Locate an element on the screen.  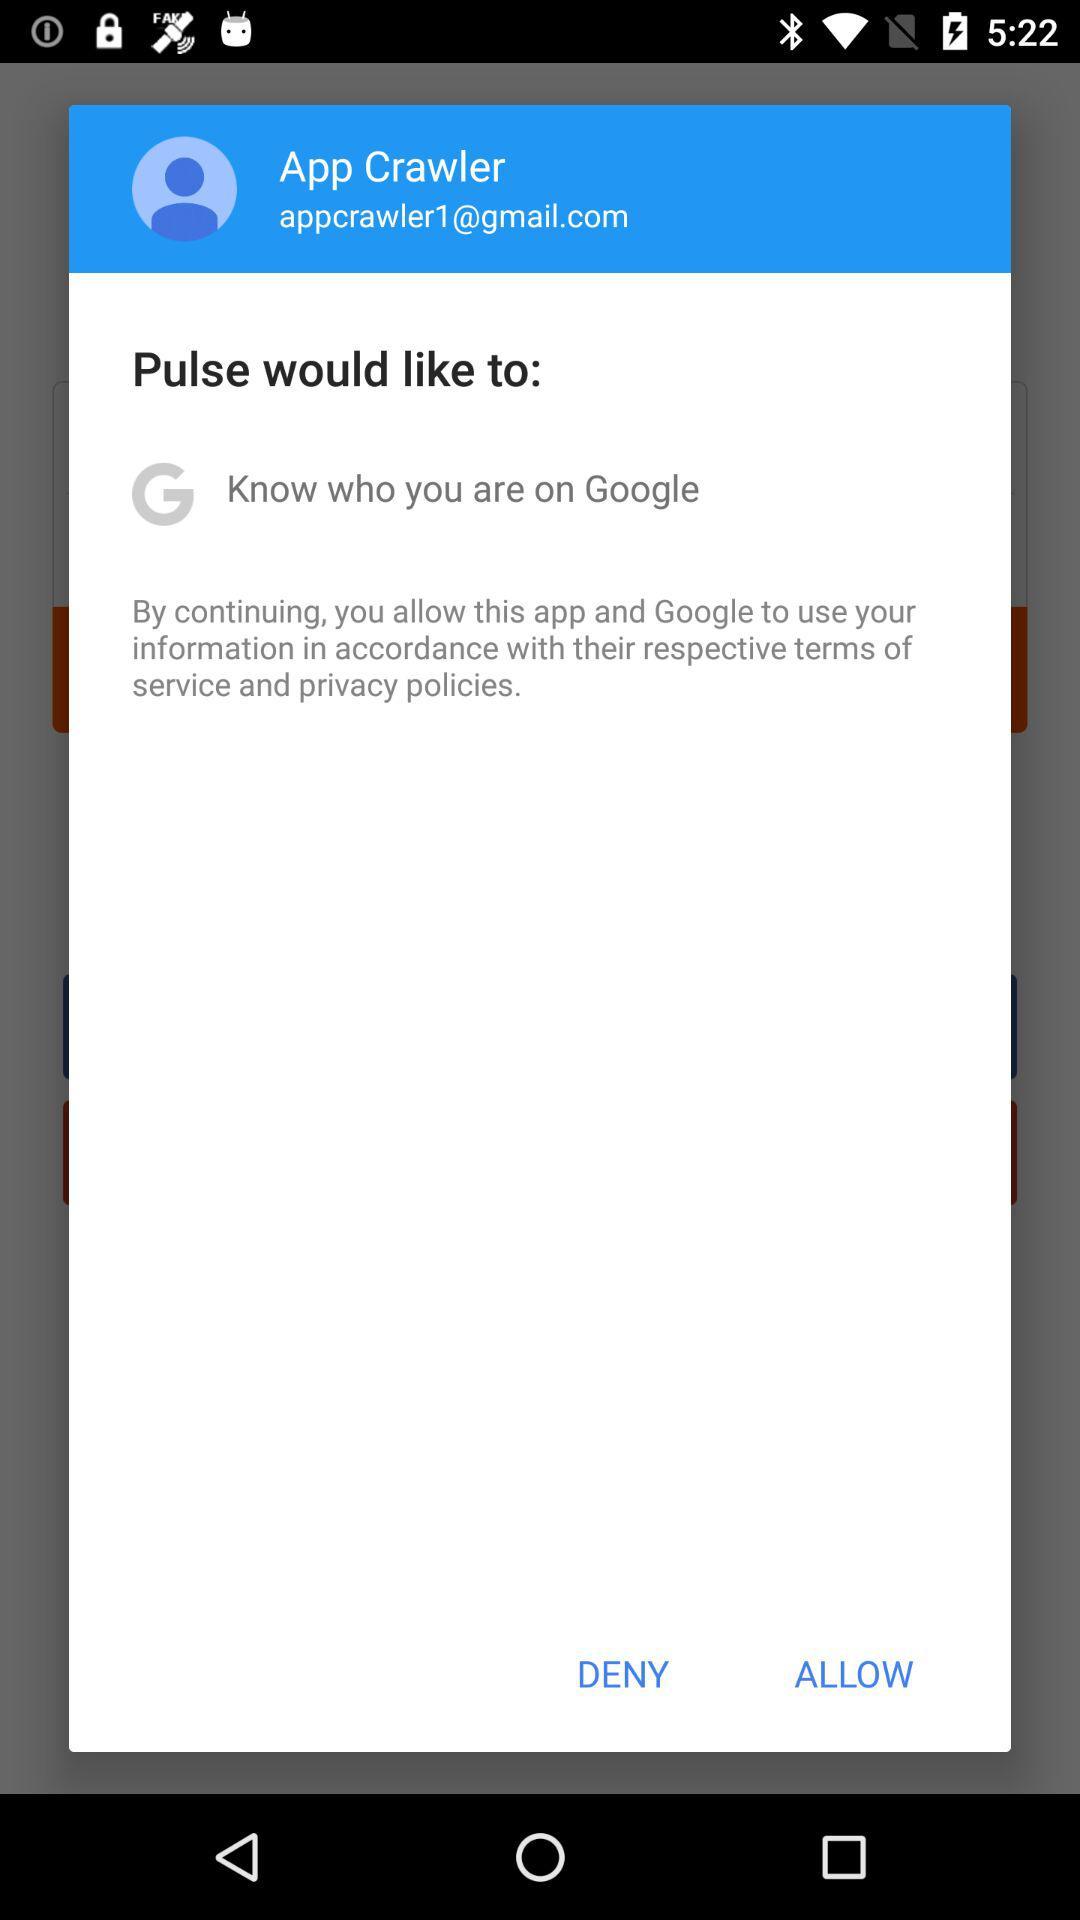
the icon at the bottom is located at coordinates (621, 1673).